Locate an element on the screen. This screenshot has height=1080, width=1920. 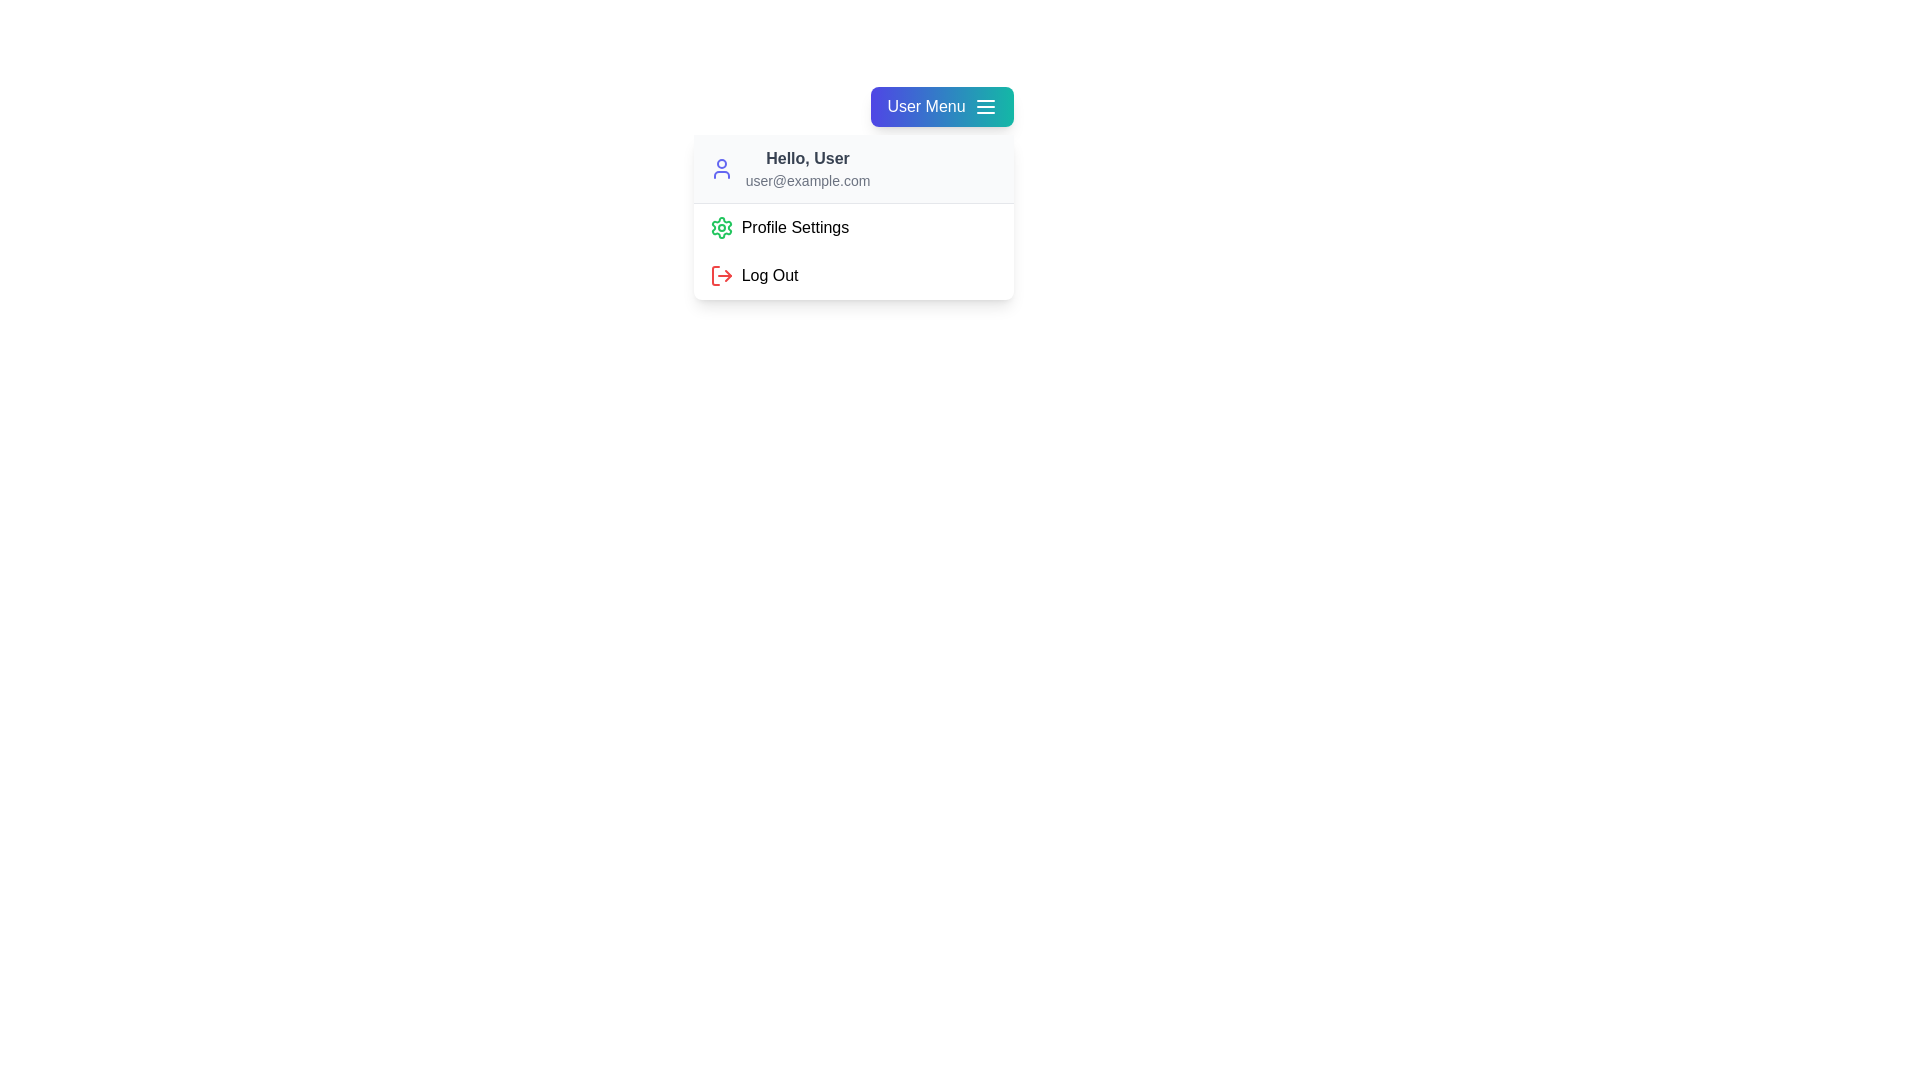
the 'User Menu' button to toggle the menu visibility is located at coordinates (941, 107).